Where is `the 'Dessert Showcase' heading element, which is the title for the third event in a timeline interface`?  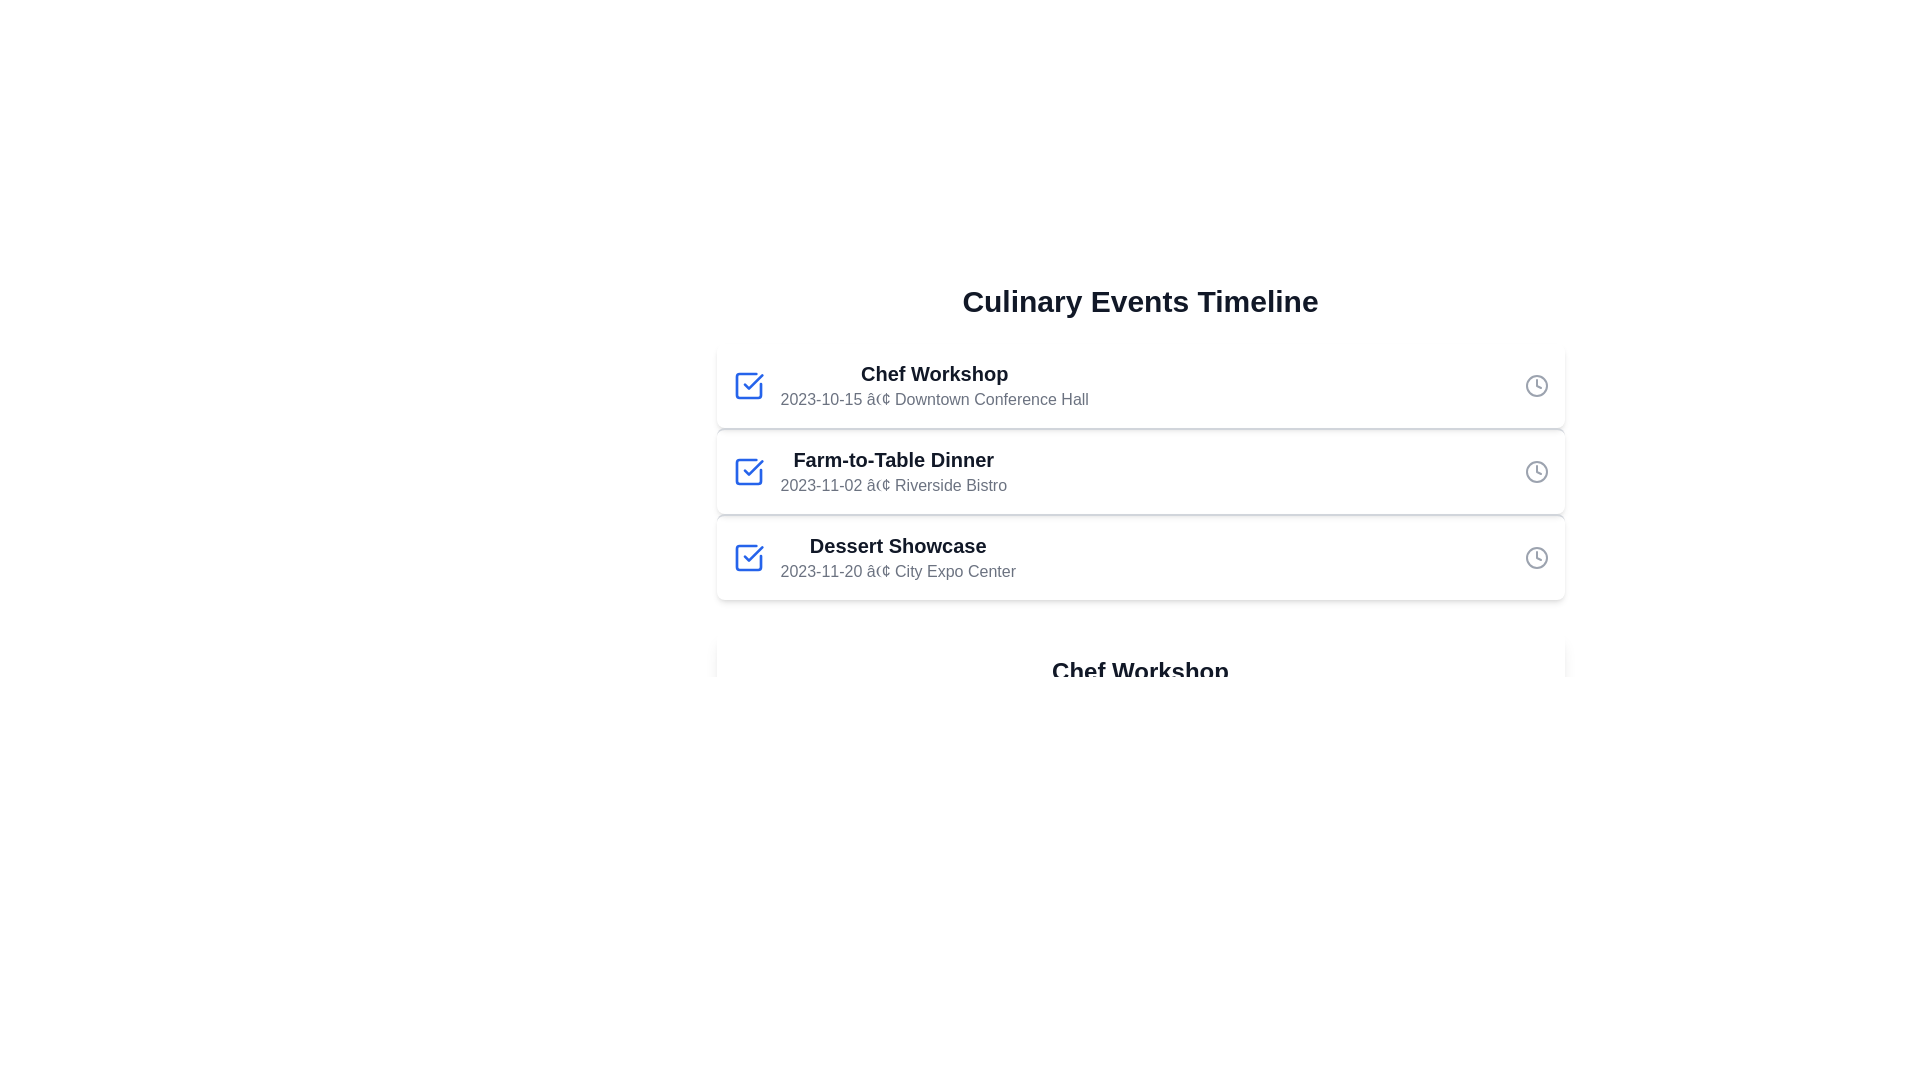 the 'Dessert Showcase' heading element, which is the title for the third event in a timeline interface is located at coordinates (897, 546).